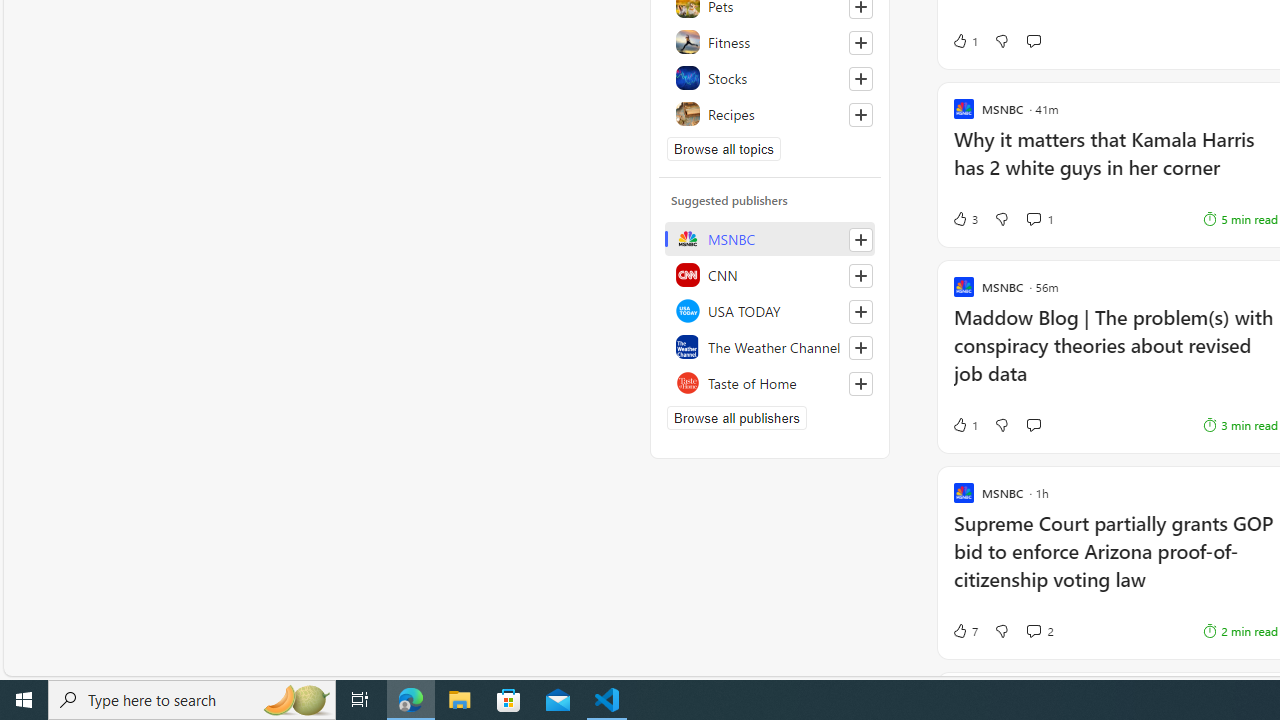 The height and width of the screenshot is (720, 1280). What do you see at coordinates (860, 384) in the screenshot?
I see `'Follow this source'` at bounding box center [860, 384].